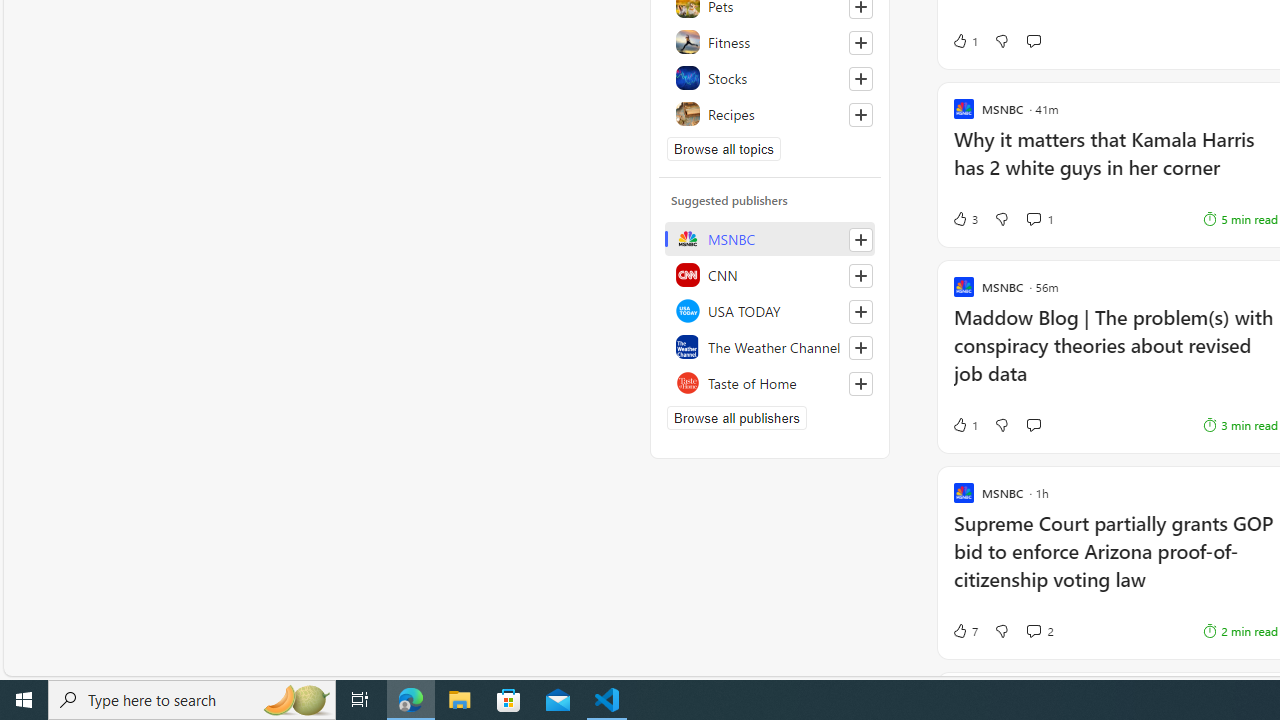 The height and width of the screenshot is (720, 1280). What do you see at coordinates (860, 384) in the screenshot?
I see `'Follow this source'` at bounding box center [860, 384].